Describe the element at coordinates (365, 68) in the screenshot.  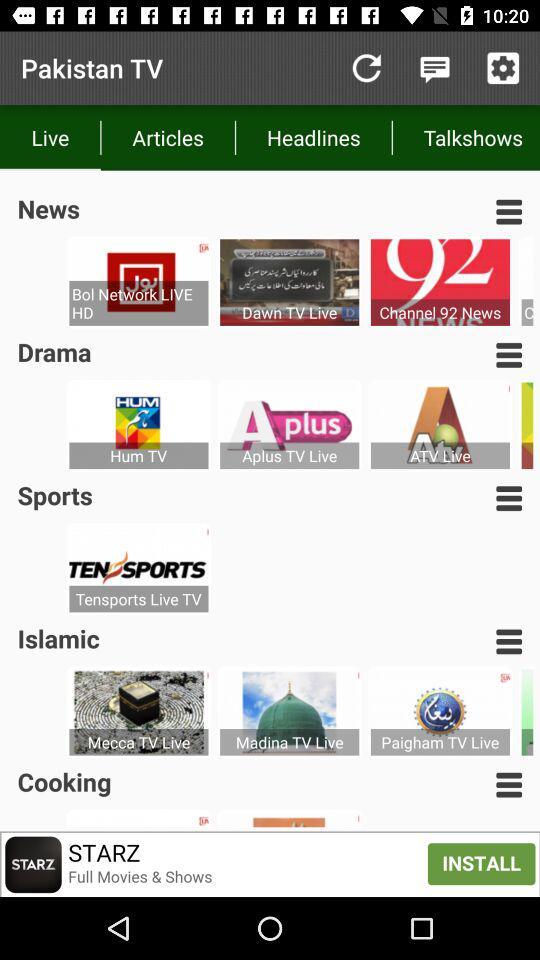
I see `item to the right of the articles icon` at that location.